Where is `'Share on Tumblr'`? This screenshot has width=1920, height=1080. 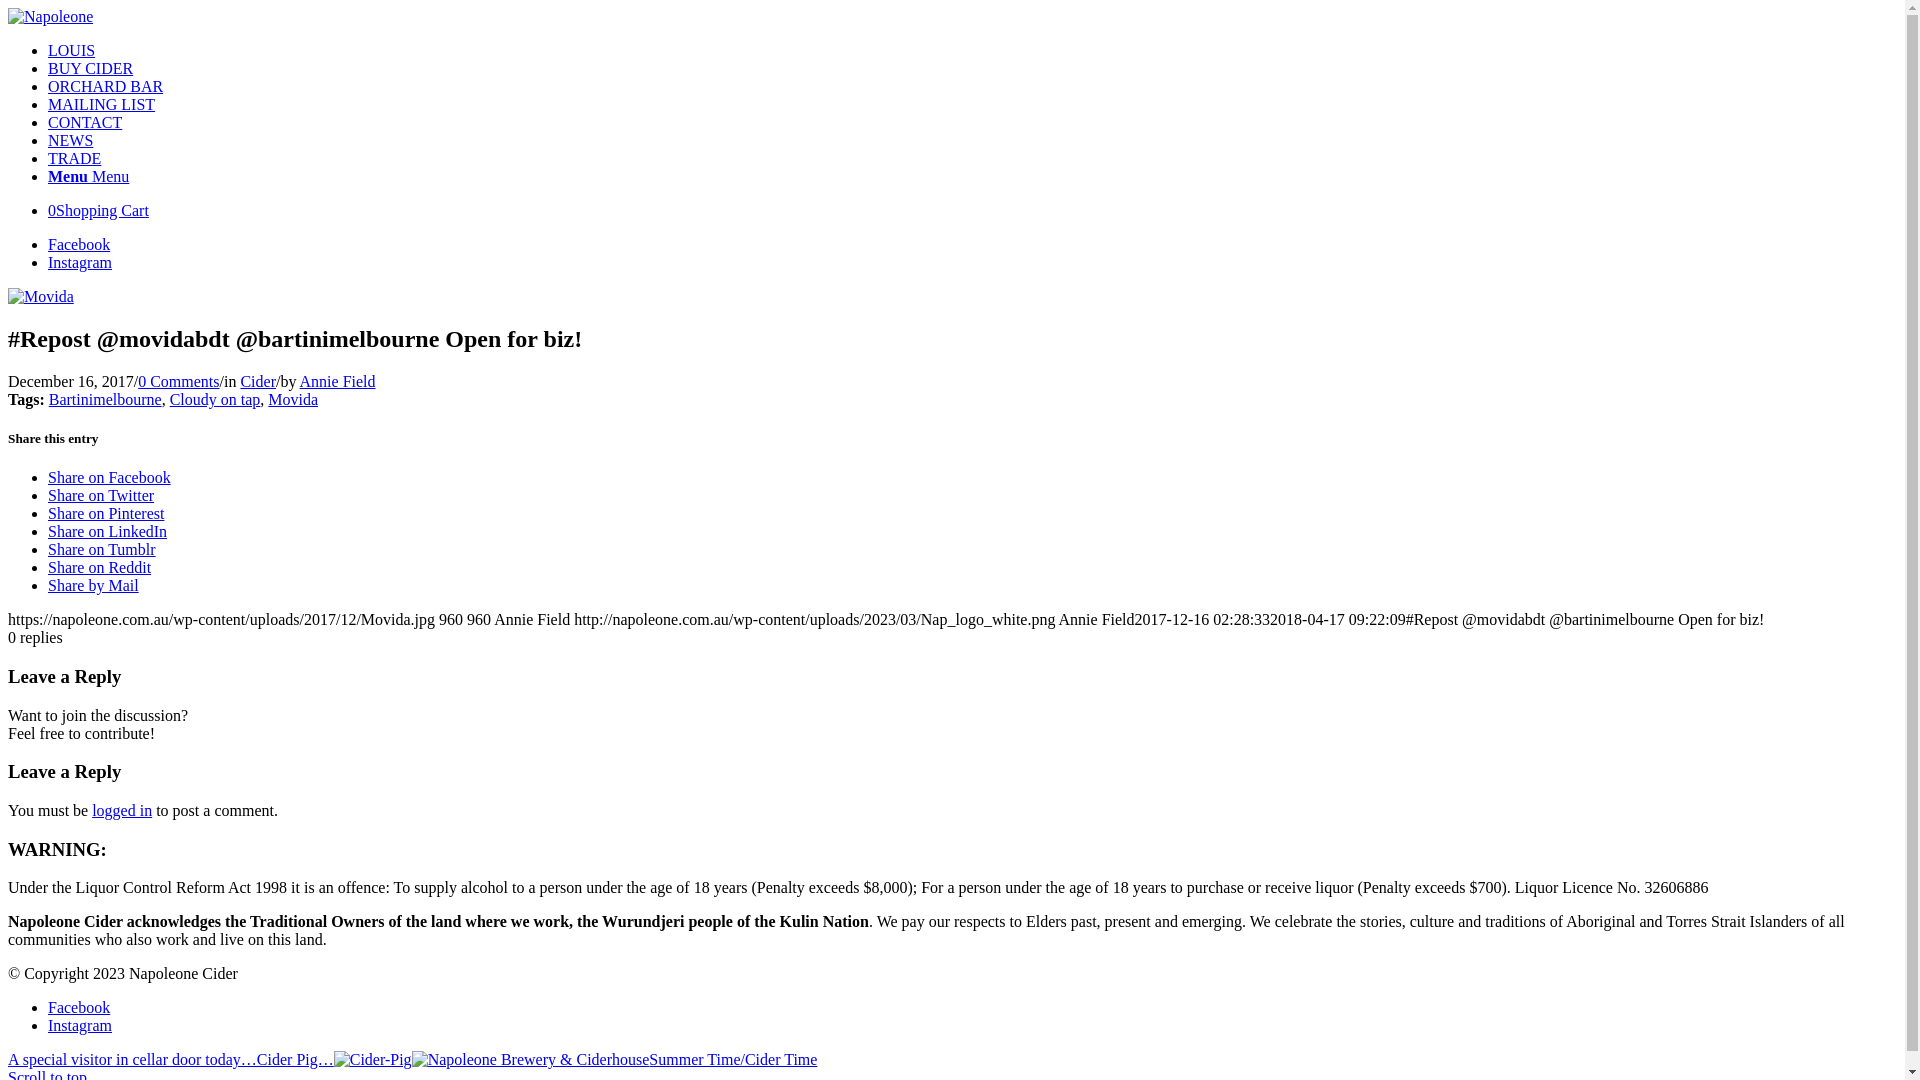
'Share on Tumblr' is located at coordinates (100, 549).